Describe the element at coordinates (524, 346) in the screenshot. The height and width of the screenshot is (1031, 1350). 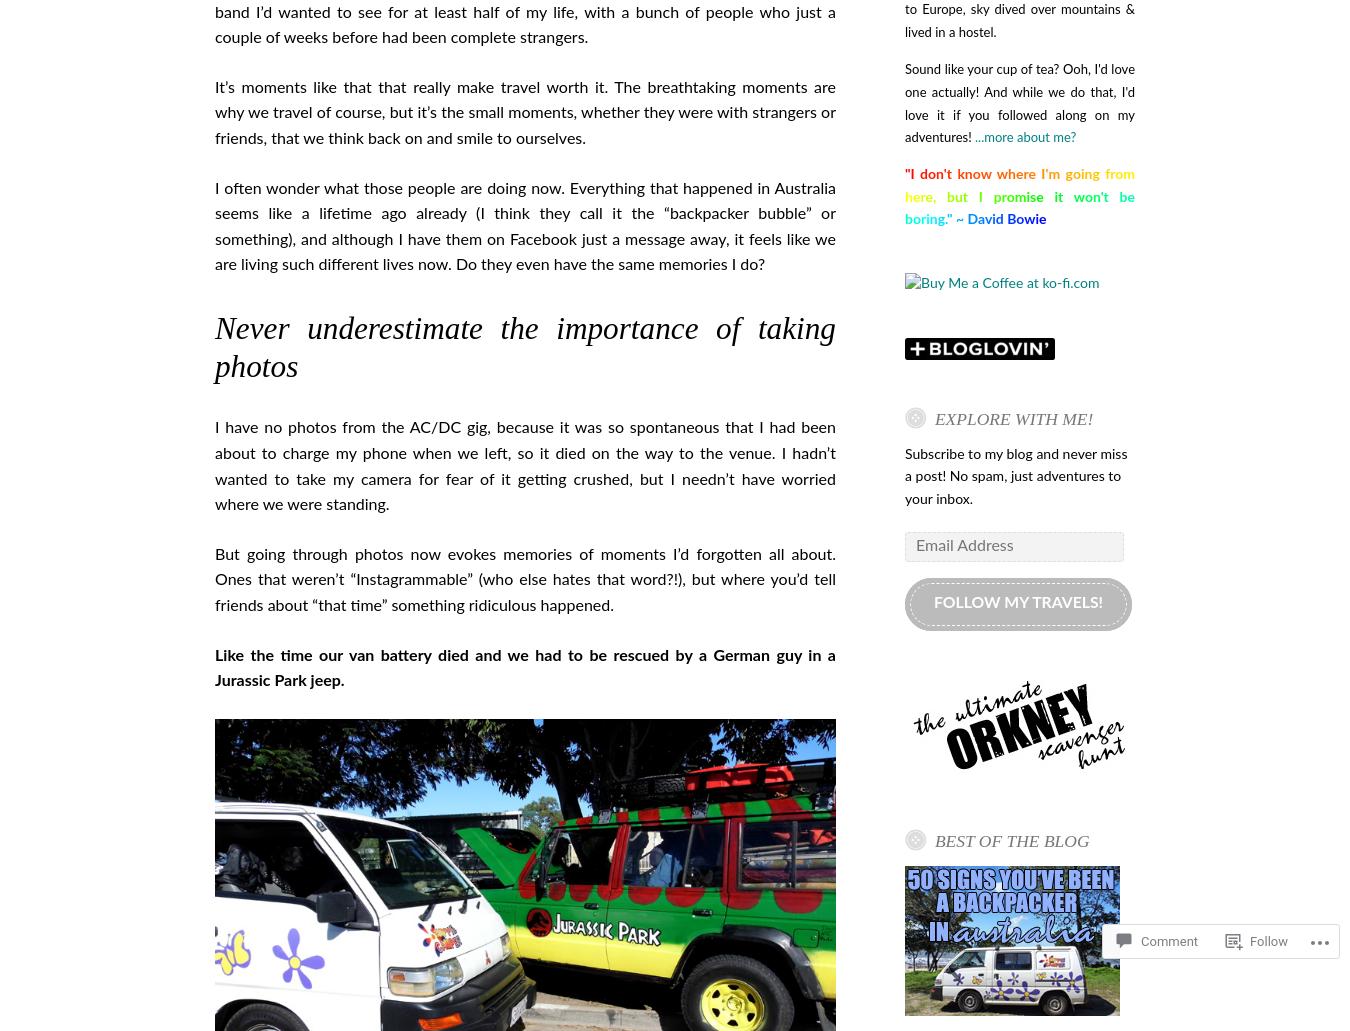
I see `'Never underestimate the importance of taking photos'` at that location.